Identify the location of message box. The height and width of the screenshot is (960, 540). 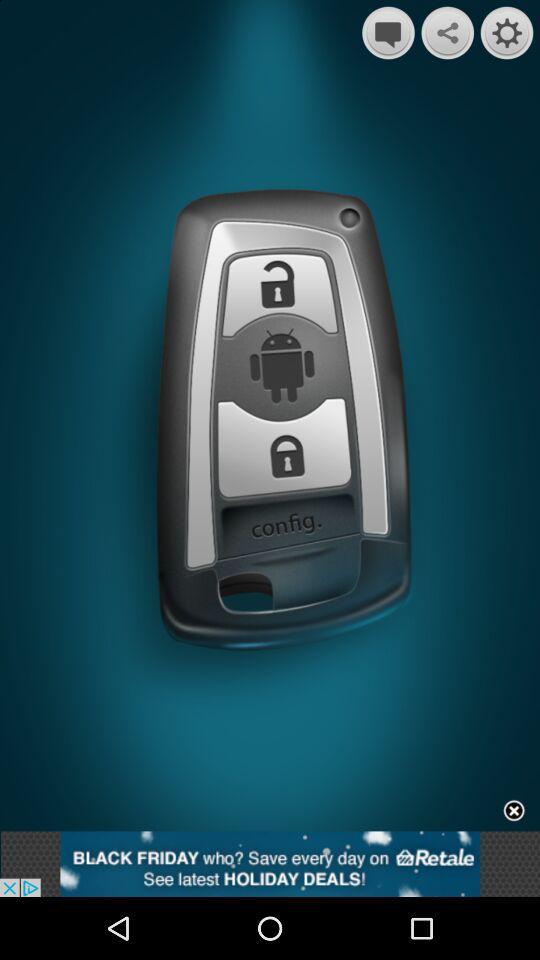
(388, 32).